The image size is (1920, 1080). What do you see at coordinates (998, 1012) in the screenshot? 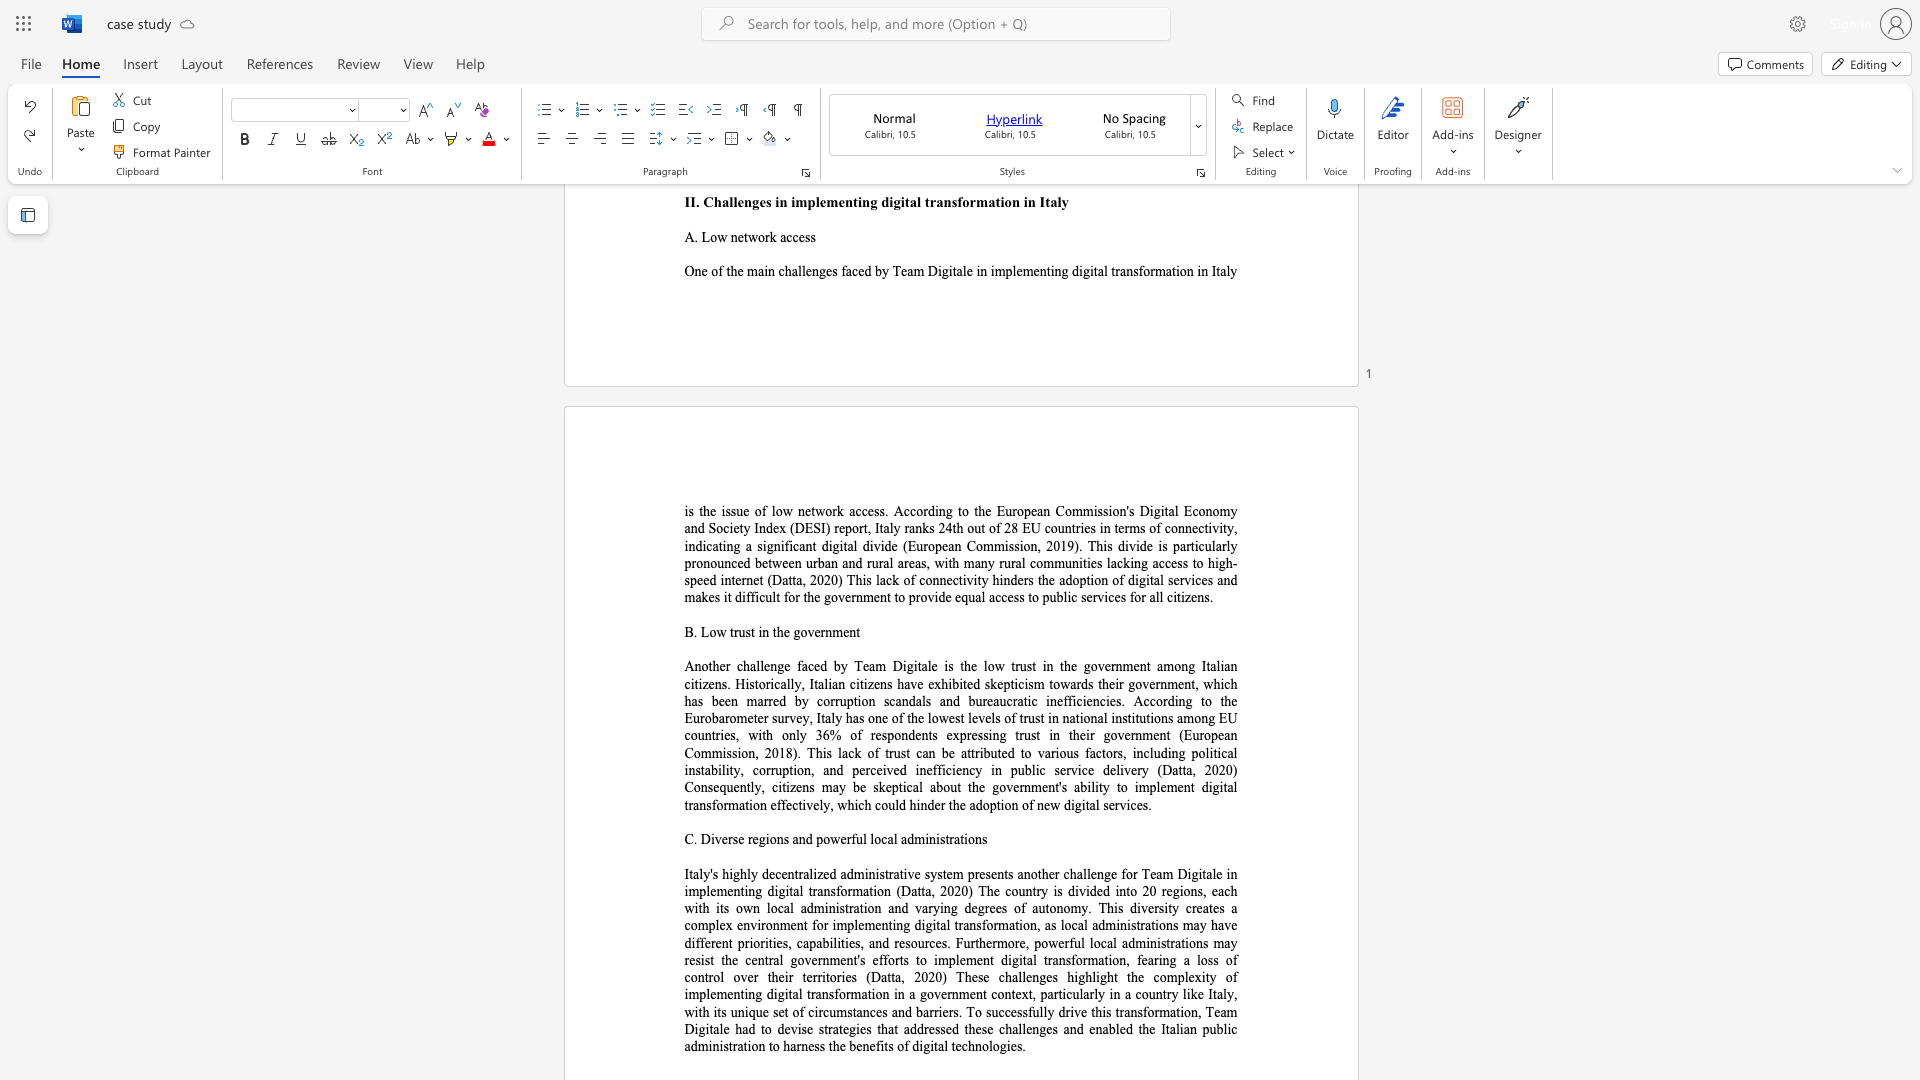
I see `the subset text "ccessfully drive this transformation, Team Digitale had to devise strategies that addressed these challenges and enabled the Italian public administr" within the text "efforts to implement digital transformation, fearing a loss of control over their territories (Datta, 2020) These challenges highlight the complexity of implementing digital transformation in a government context, particularly in a country like Italy, with its unique set of circumstances and barriers. To successfully drive this transformation, Team Digitale had to devise strategies that addressed these challenges and enabled the Italian public administration to harness the benefits of digital technologies."` at bounding box center [998, 1012].